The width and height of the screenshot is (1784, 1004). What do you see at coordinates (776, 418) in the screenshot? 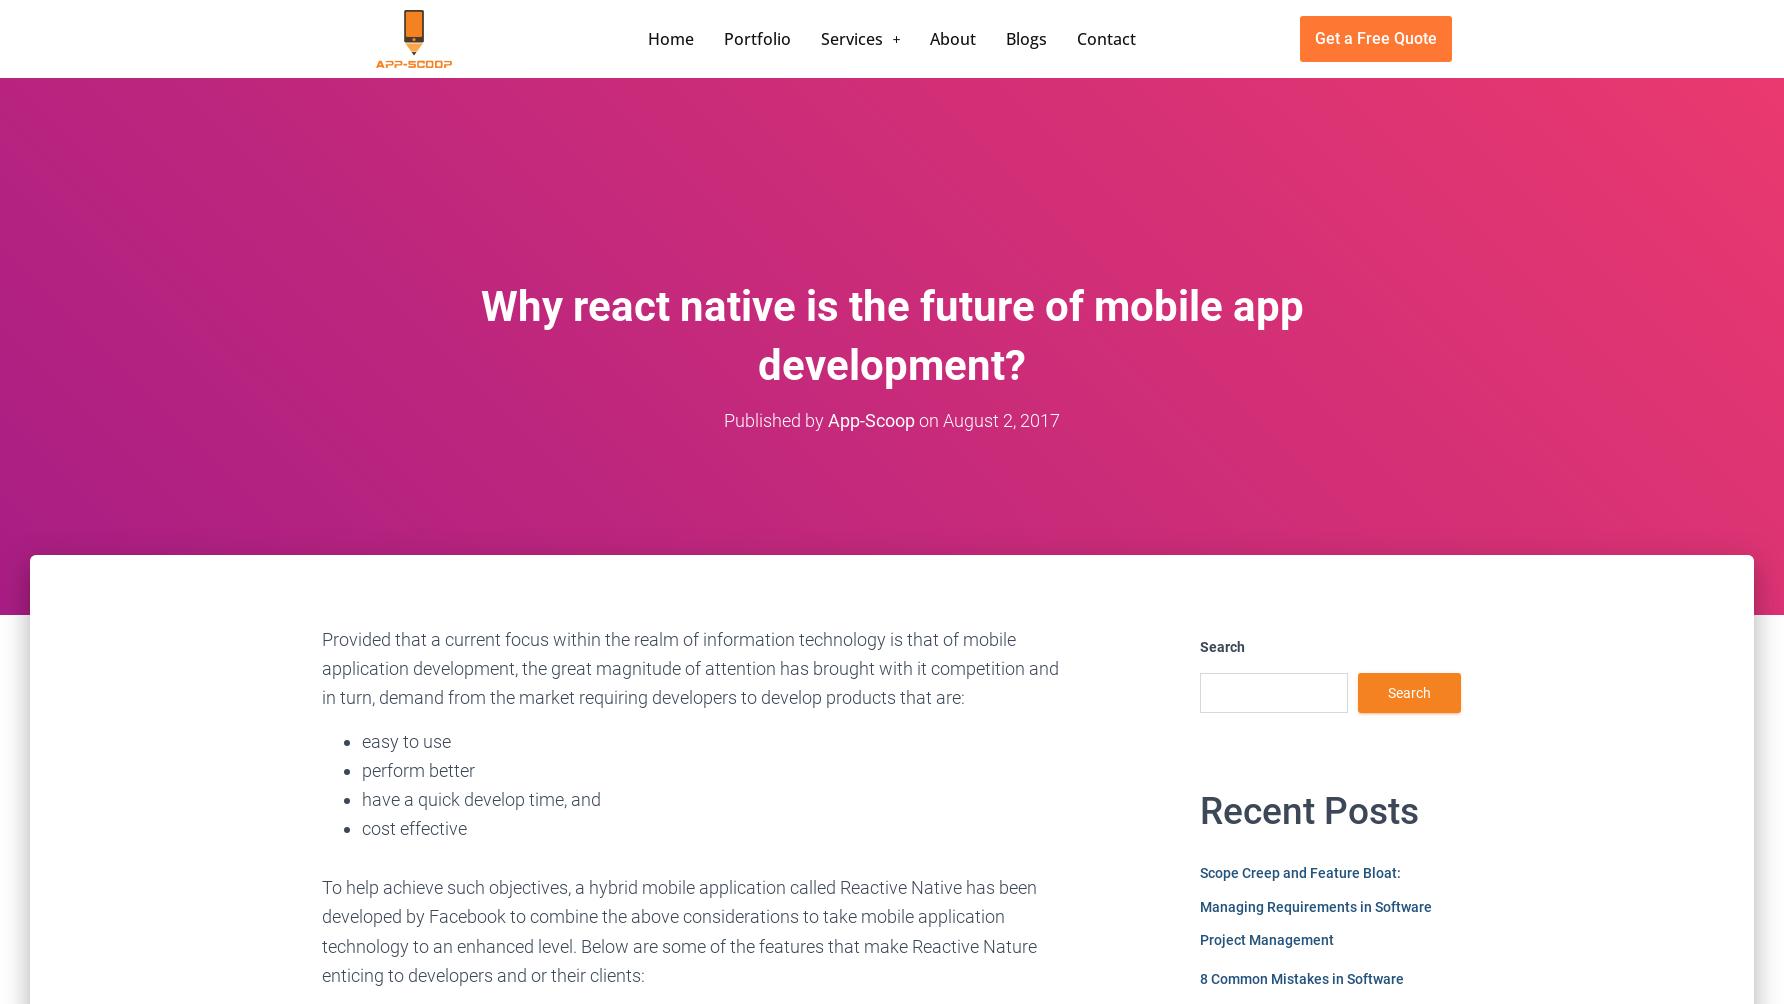
I see `'Published by'` at bounding box center [776, 418].